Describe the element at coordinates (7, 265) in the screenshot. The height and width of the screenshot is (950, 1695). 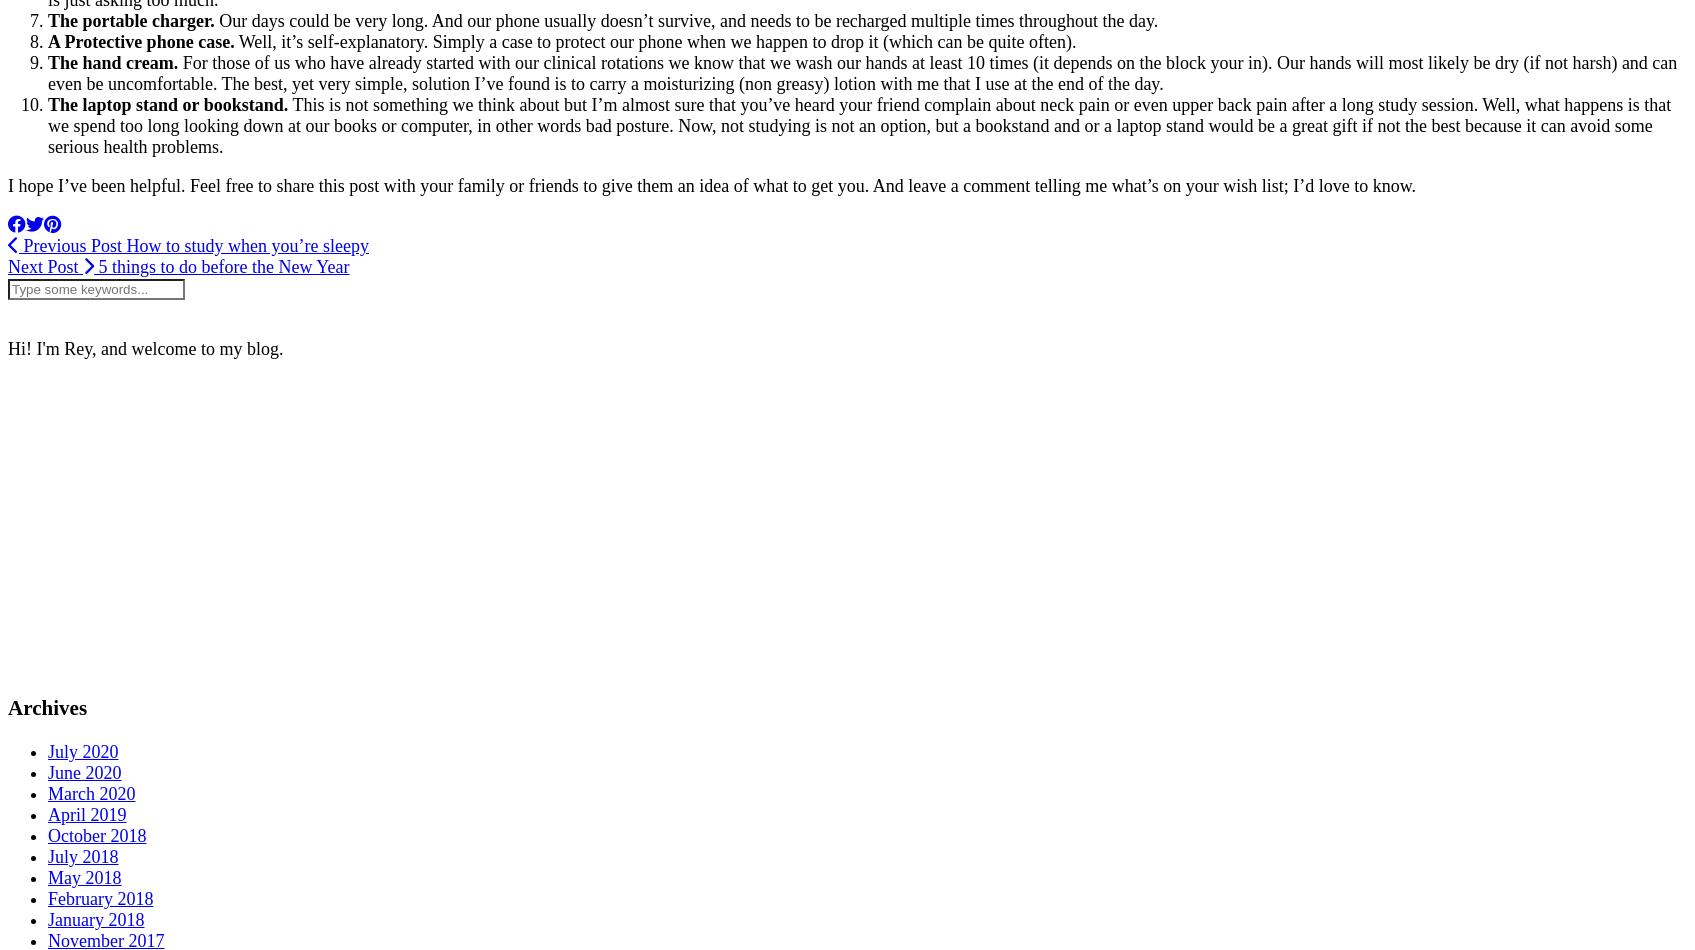
I see `'Next Post'` at that location.